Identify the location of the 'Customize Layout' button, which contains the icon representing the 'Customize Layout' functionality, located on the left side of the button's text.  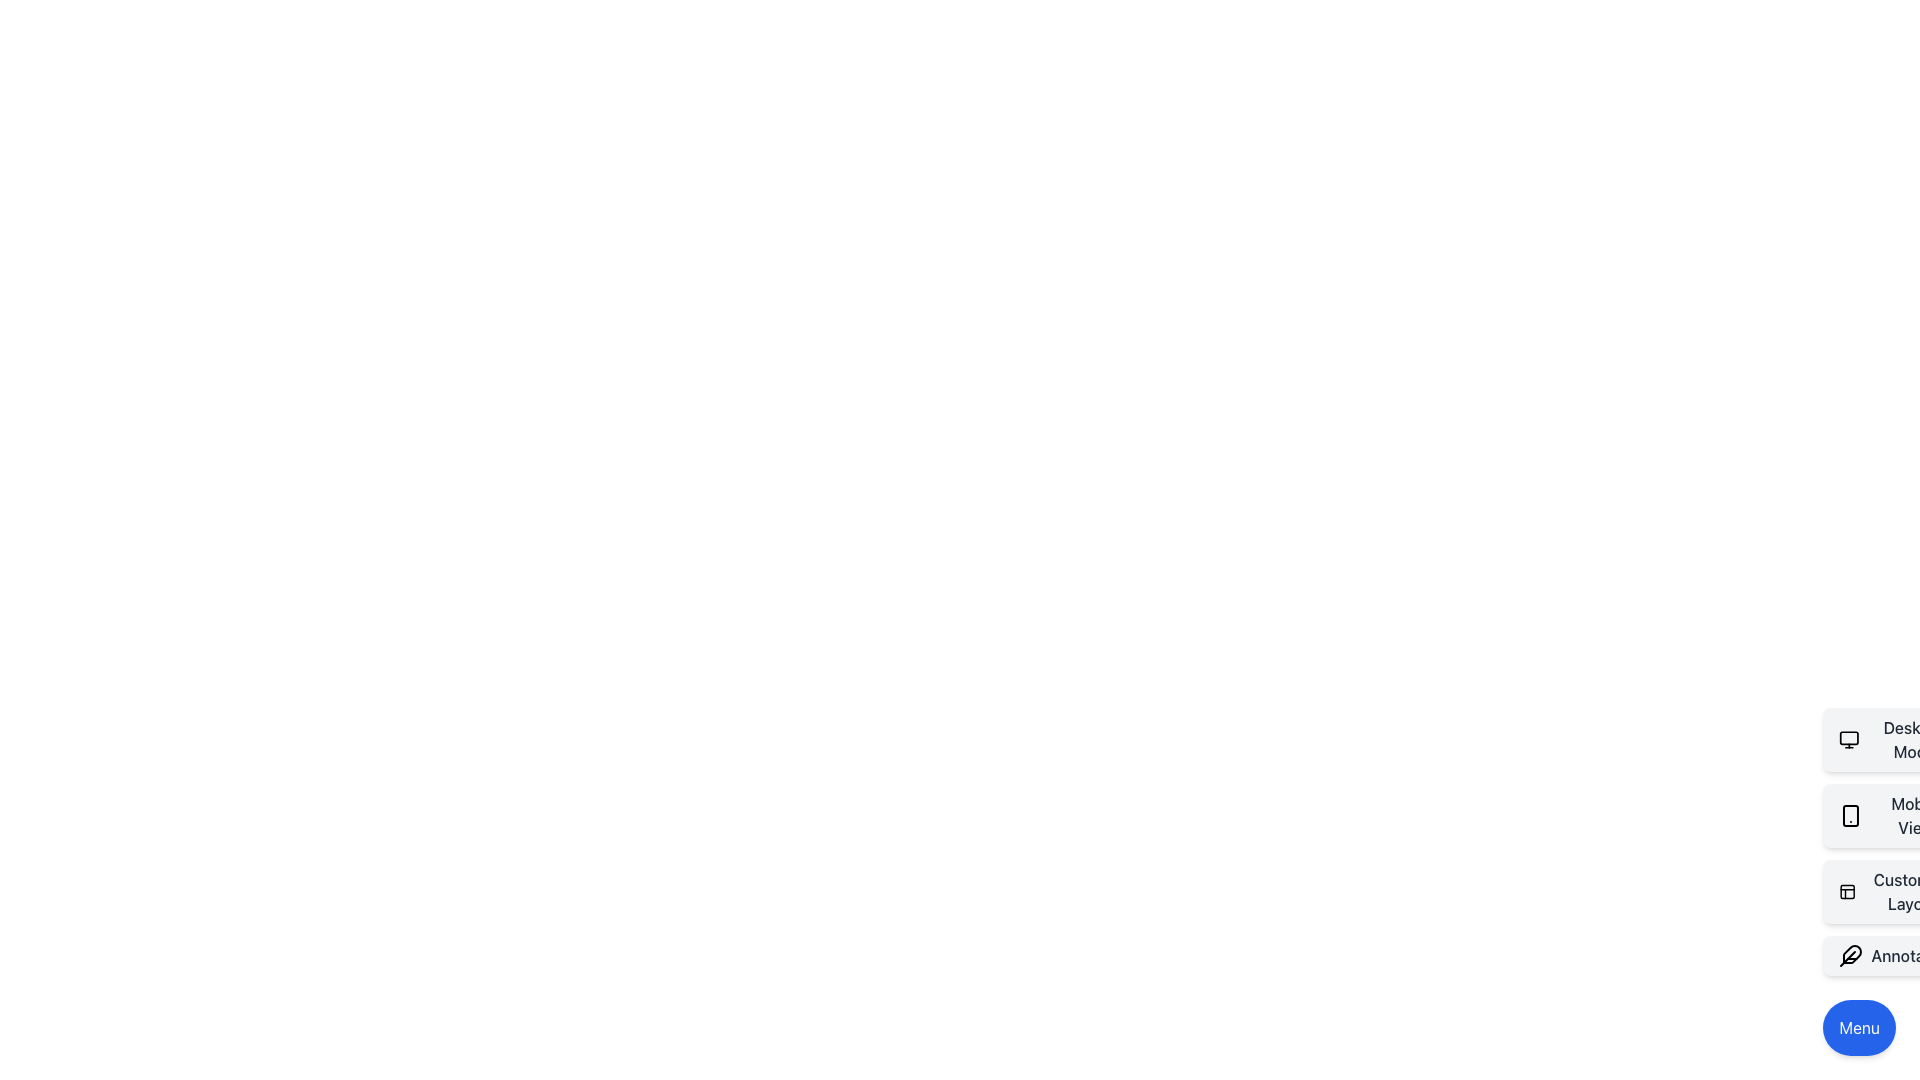
(1847, 890).